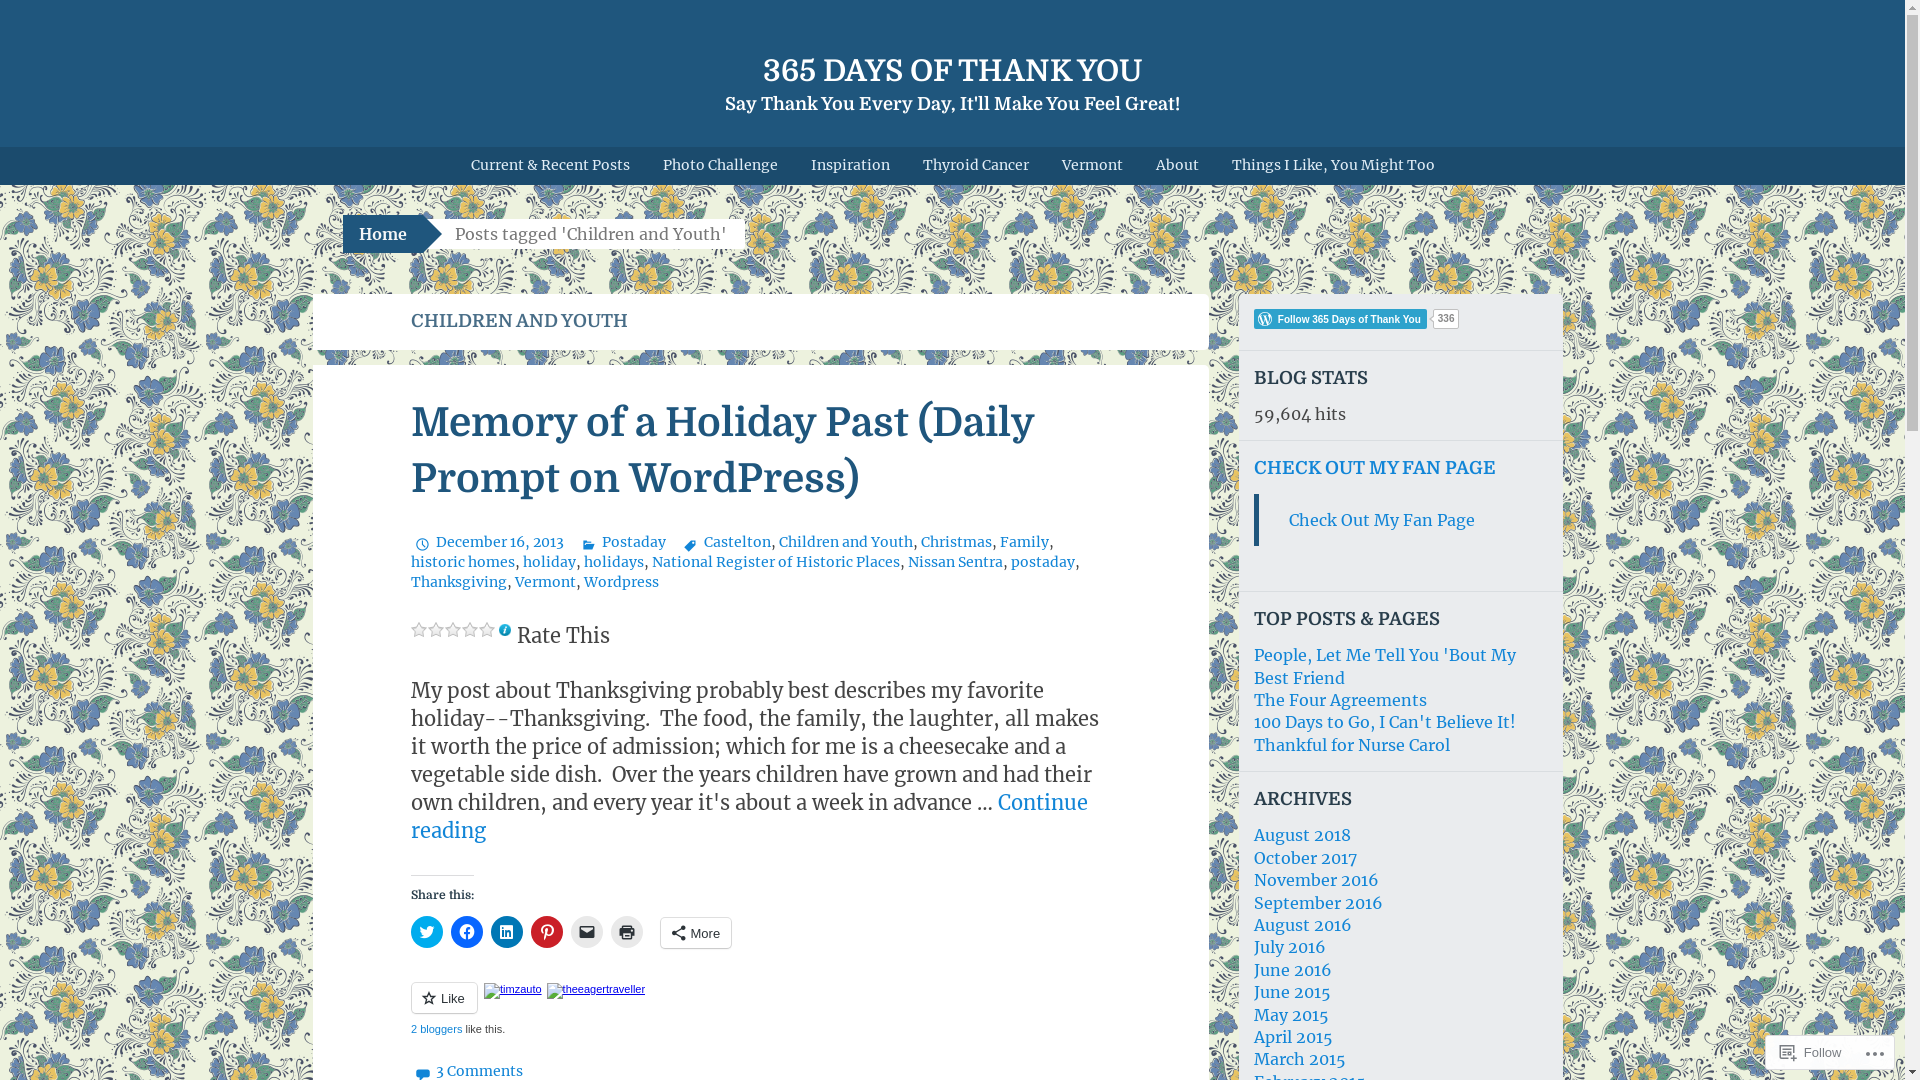 The height and width of the screenshot is (1080, 1920). I want to click on 'July 2016', so click(1290, 946).